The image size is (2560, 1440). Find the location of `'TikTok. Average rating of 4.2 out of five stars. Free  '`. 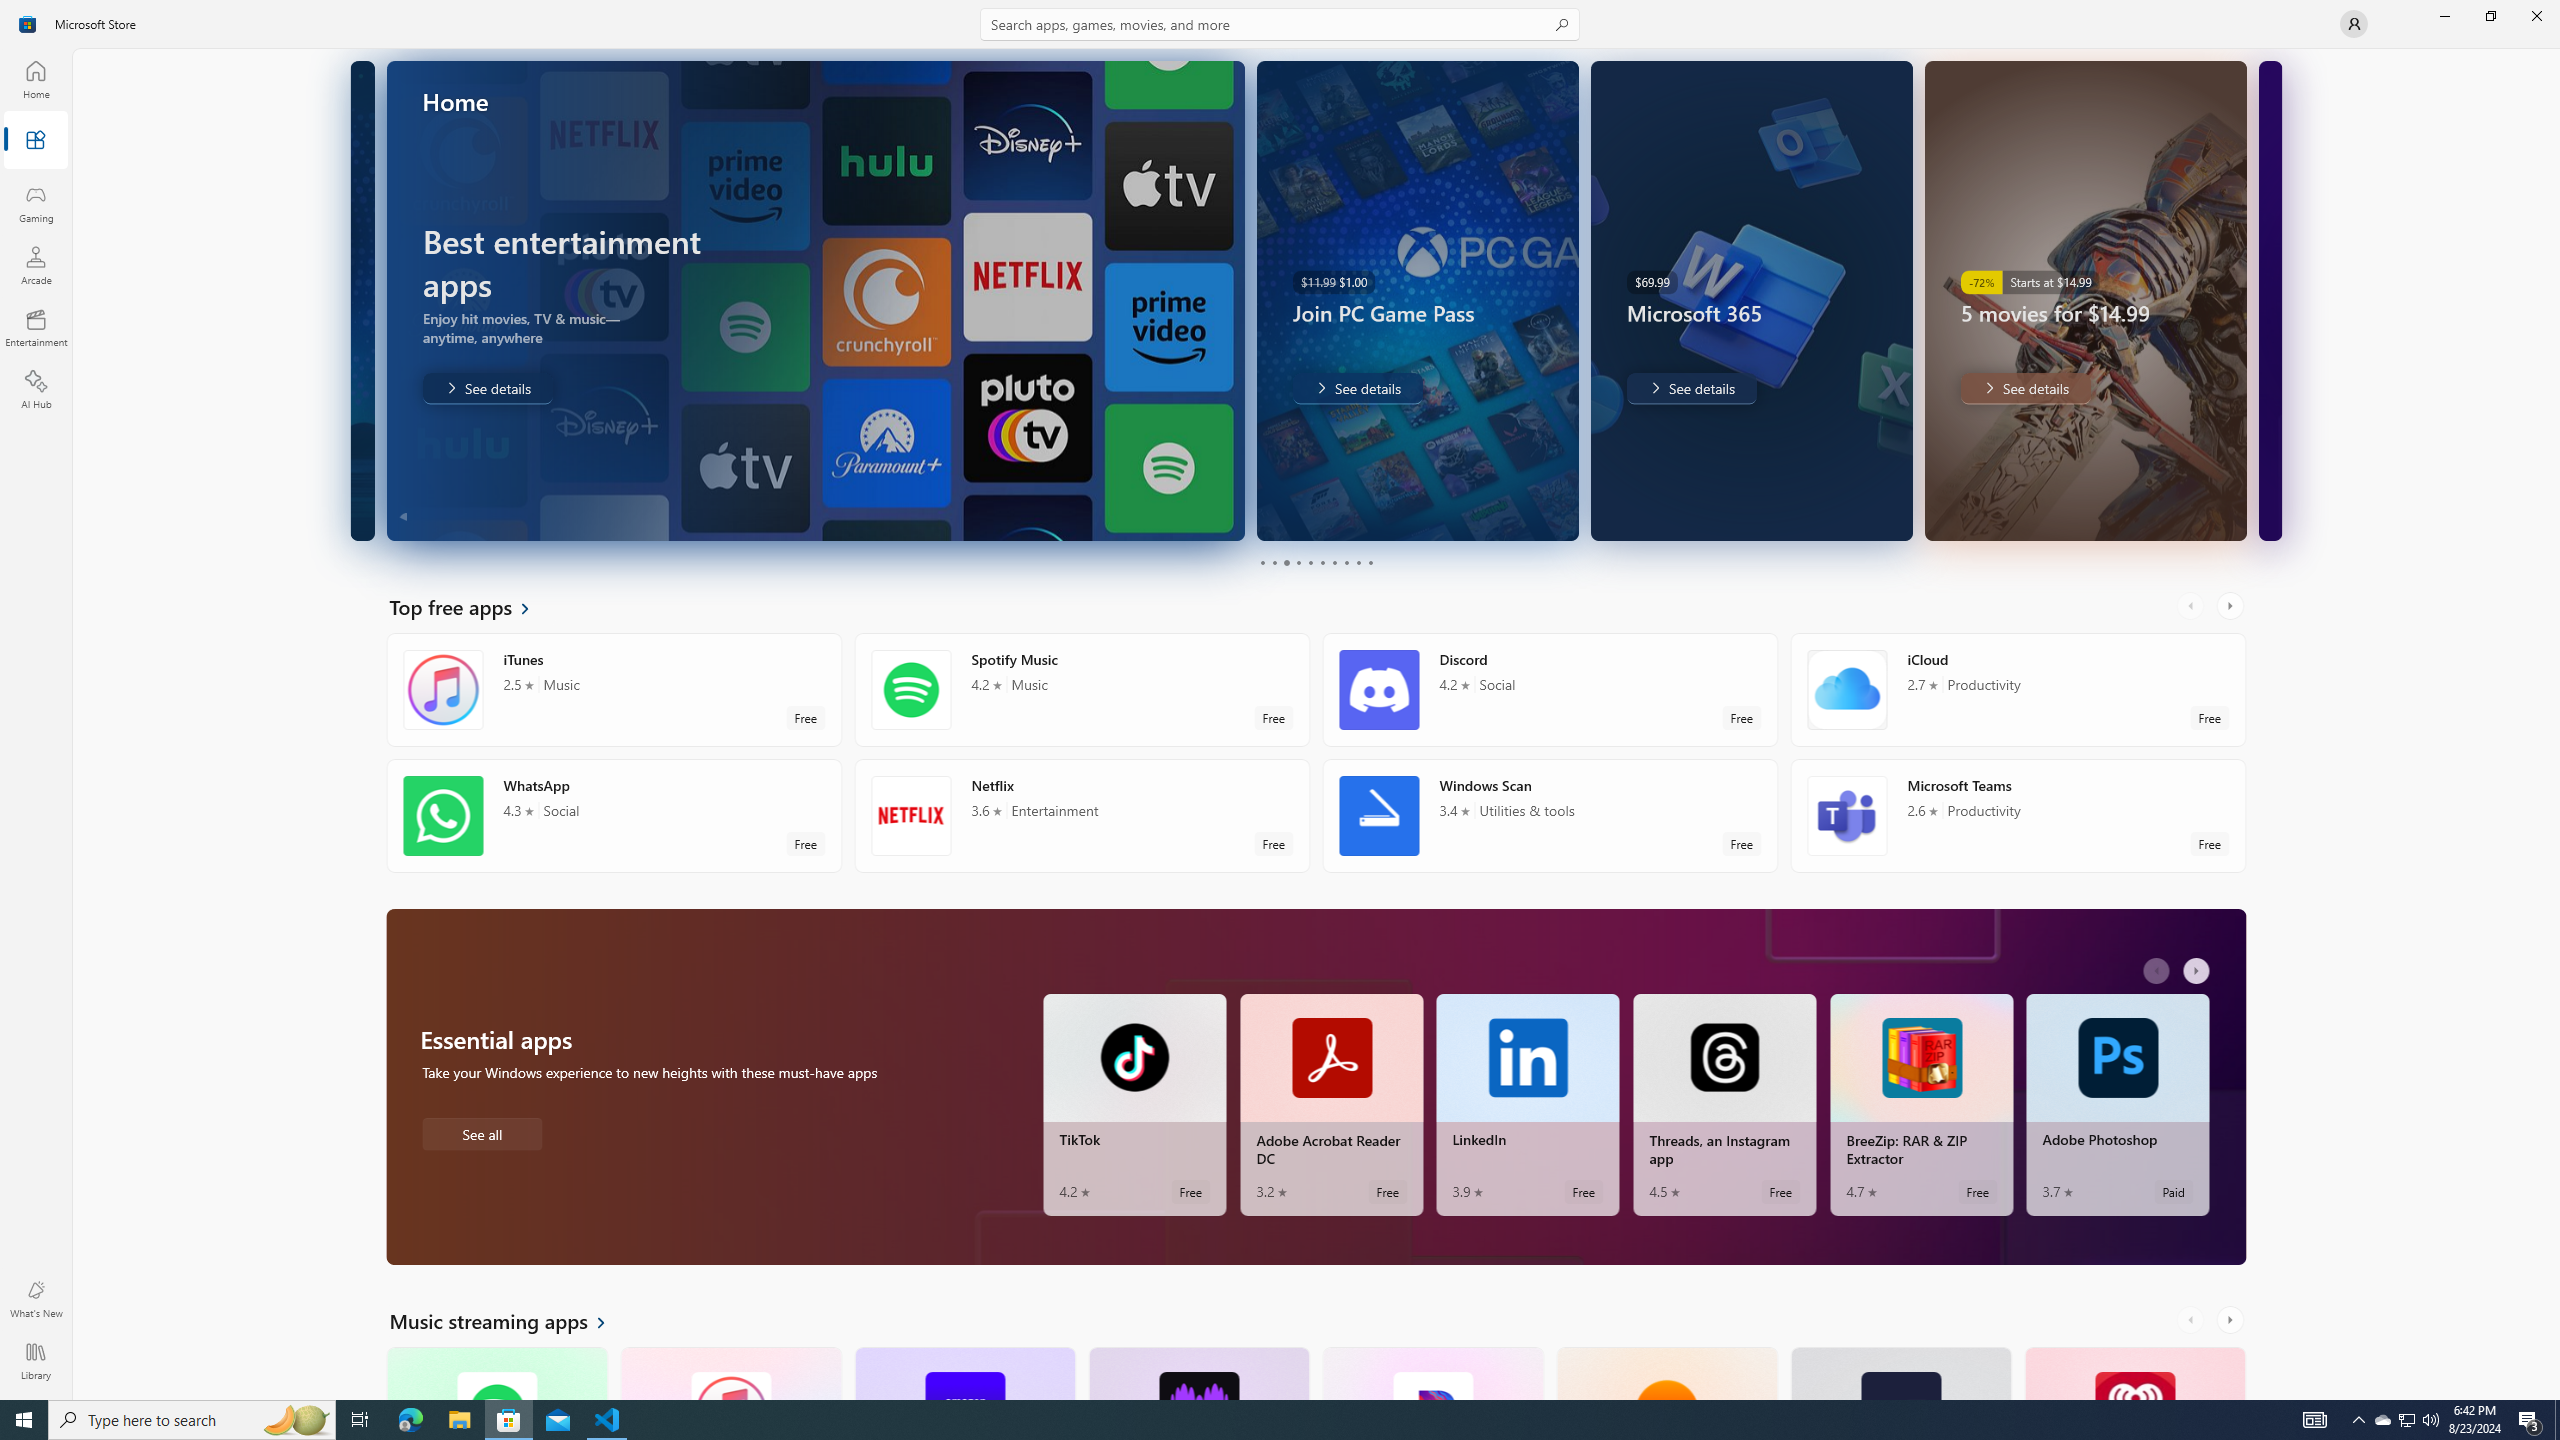

'TikTok. Average rating of 4.2 out of five stars. Free  ' is located at coordinates (1133, 1104).